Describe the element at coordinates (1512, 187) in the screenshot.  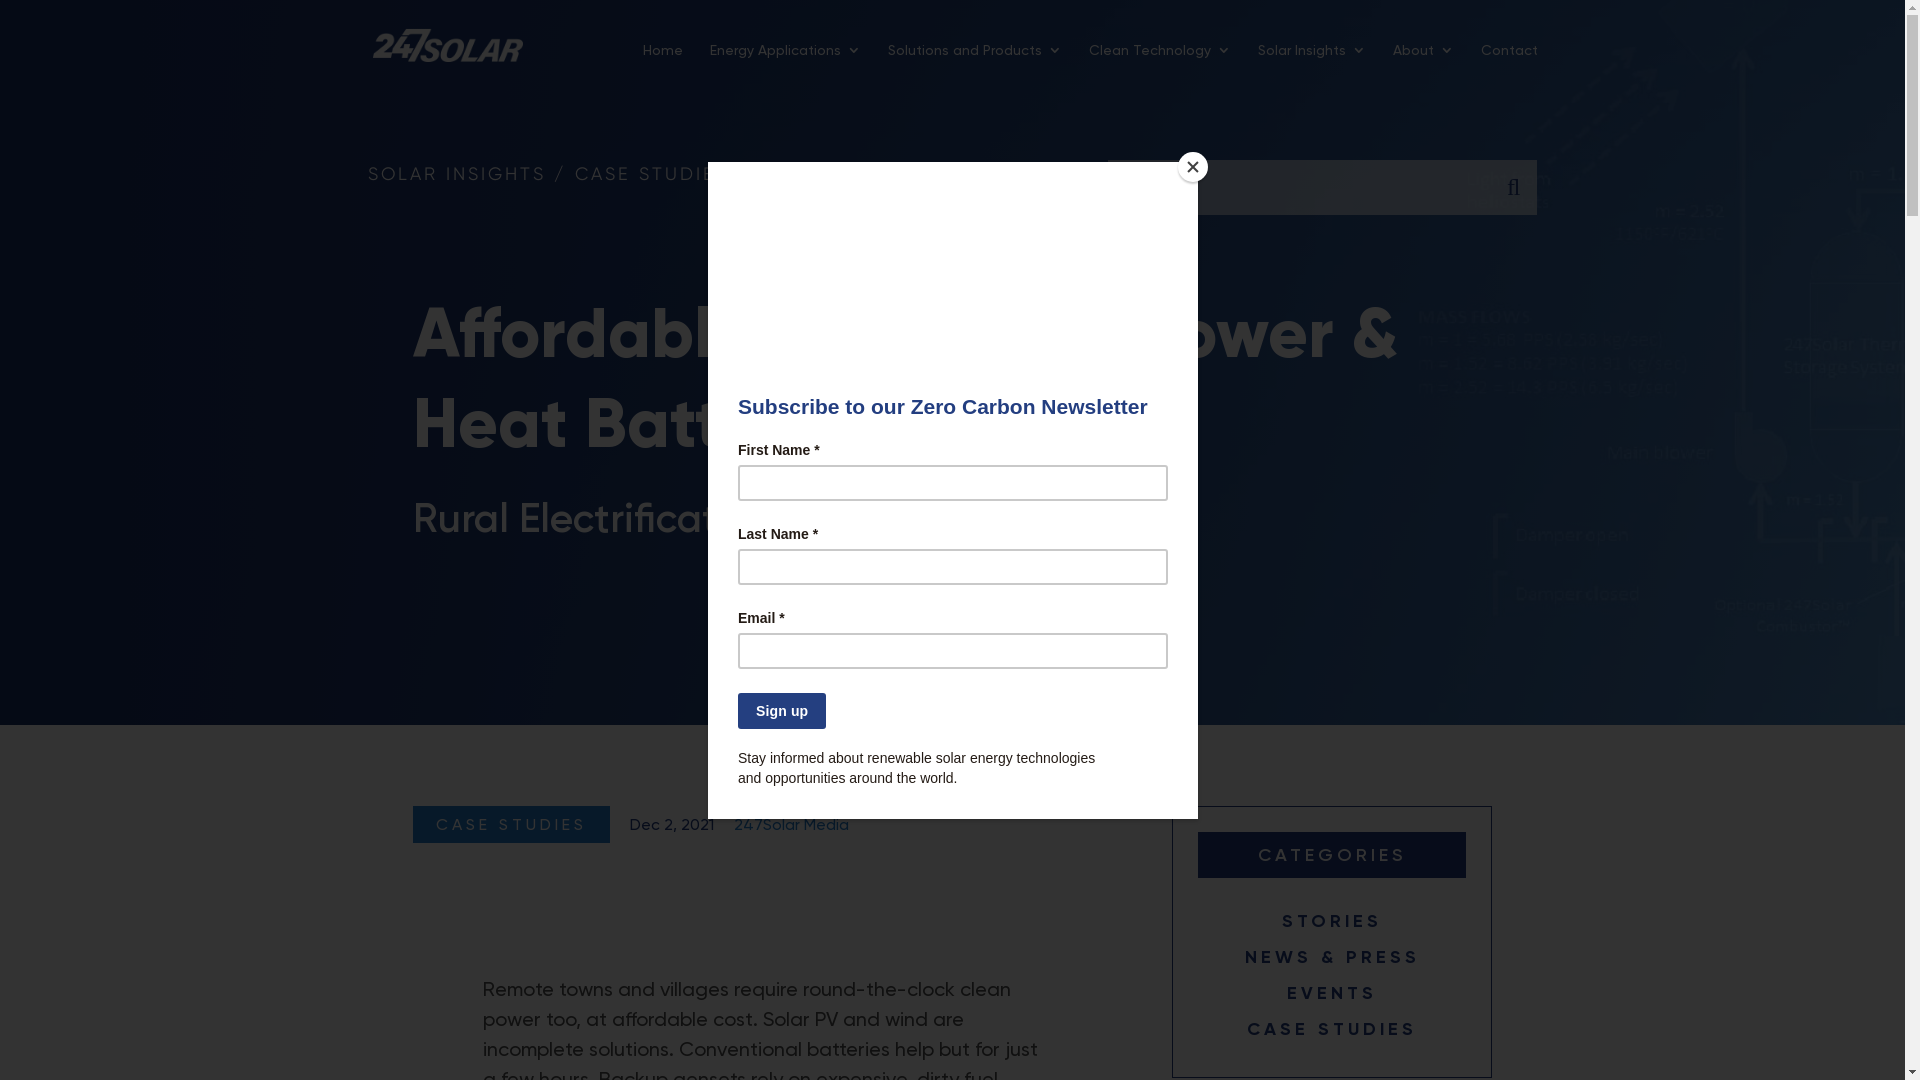
I see `'Search'` at that location.